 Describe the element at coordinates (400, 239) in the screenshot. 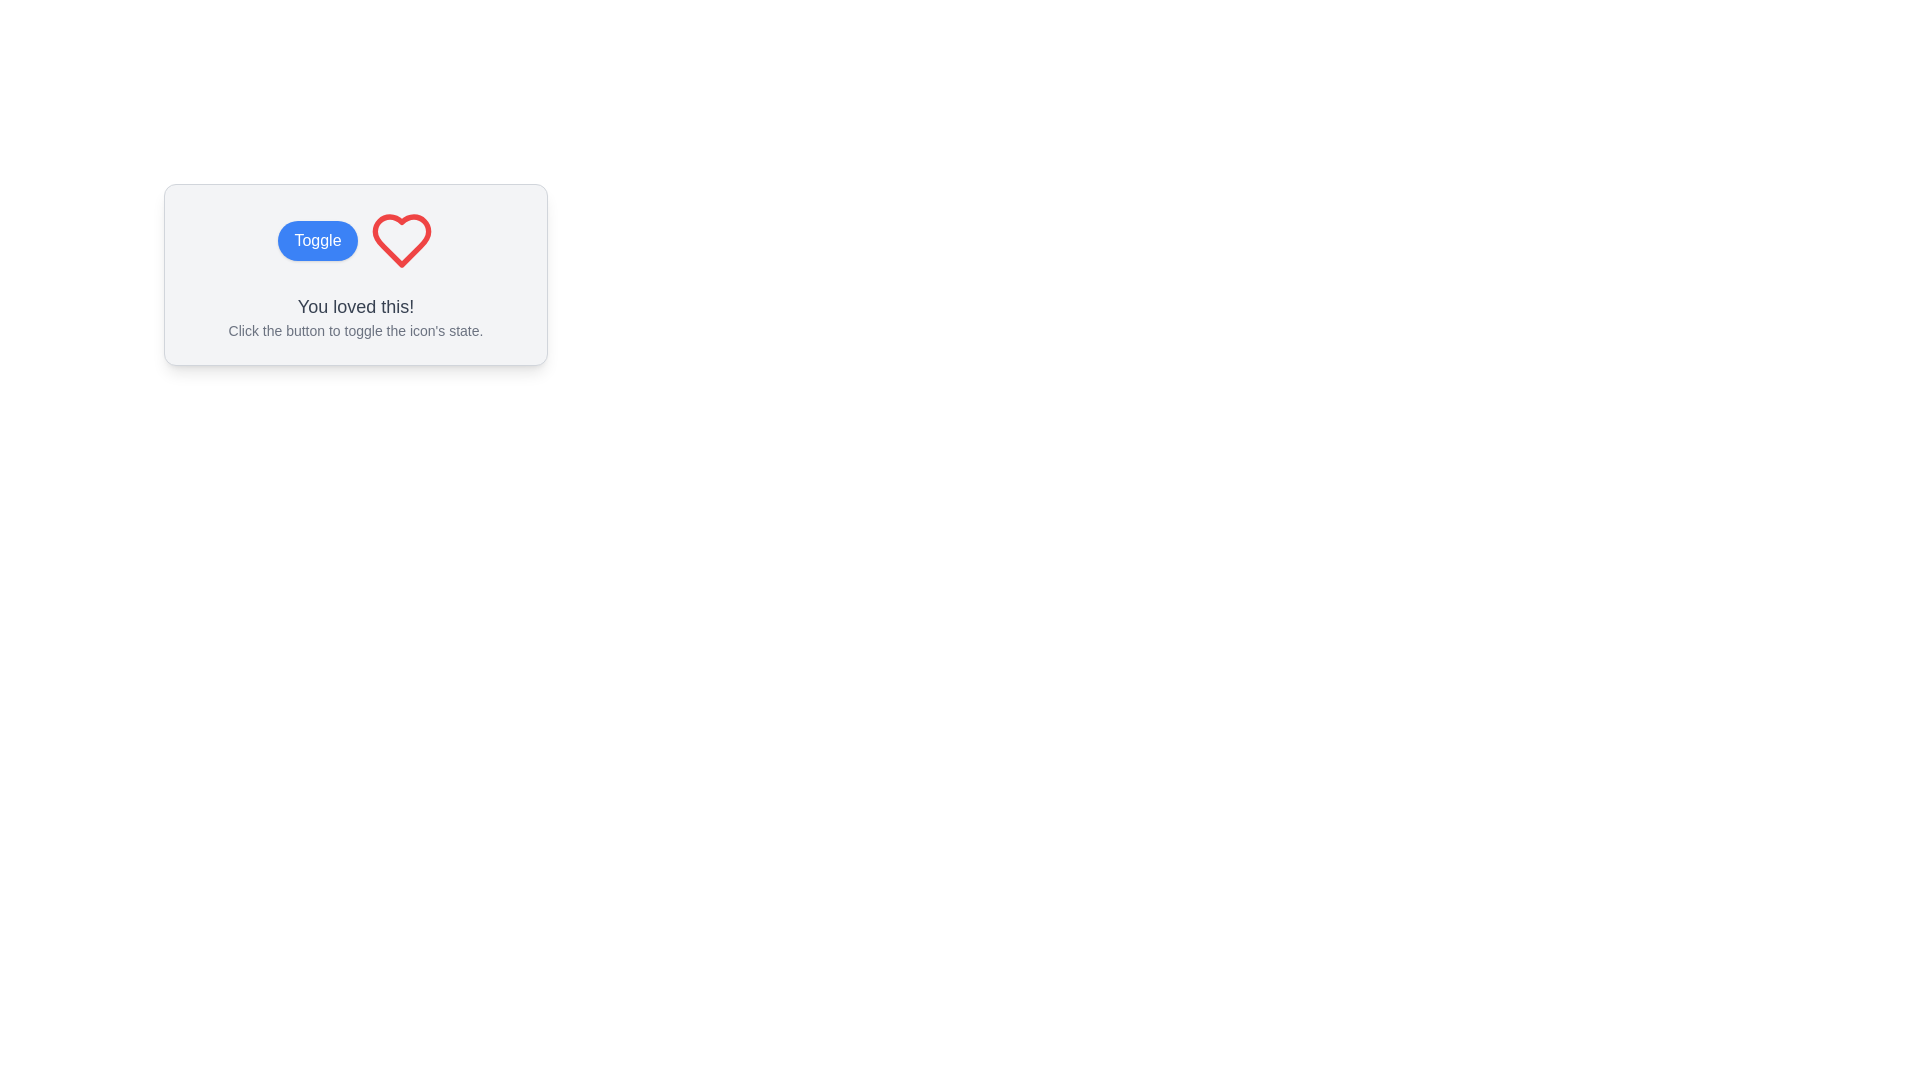

I see `the heart-shaped icon which represents a 'like' or 'favorite' action, situated to the right of the 'Toggle' button, and is the second element in a horizontal group` at that location.